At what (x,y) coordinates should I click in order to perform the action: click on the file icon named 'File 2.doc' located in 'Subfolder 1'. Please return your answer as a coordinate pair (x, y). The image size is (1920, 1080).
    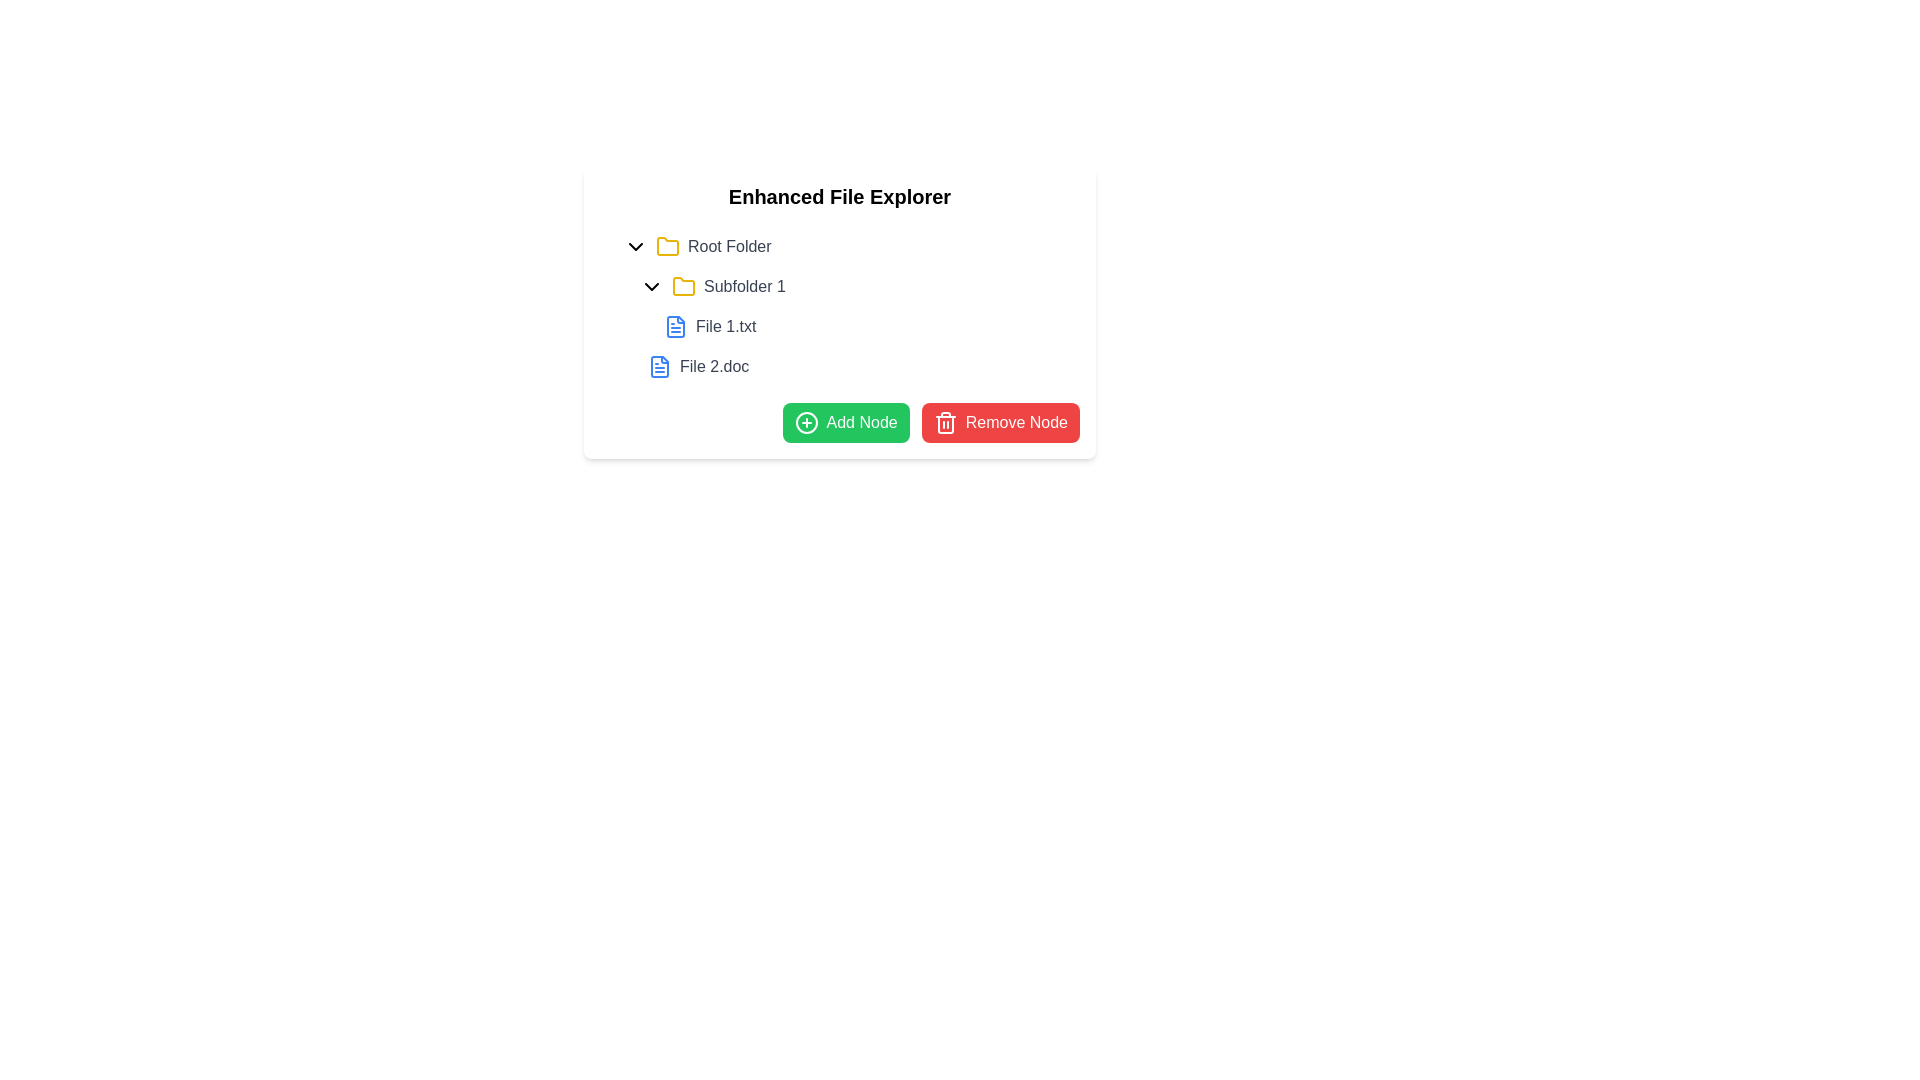
    Looking at the image, I should click on (660, 366).